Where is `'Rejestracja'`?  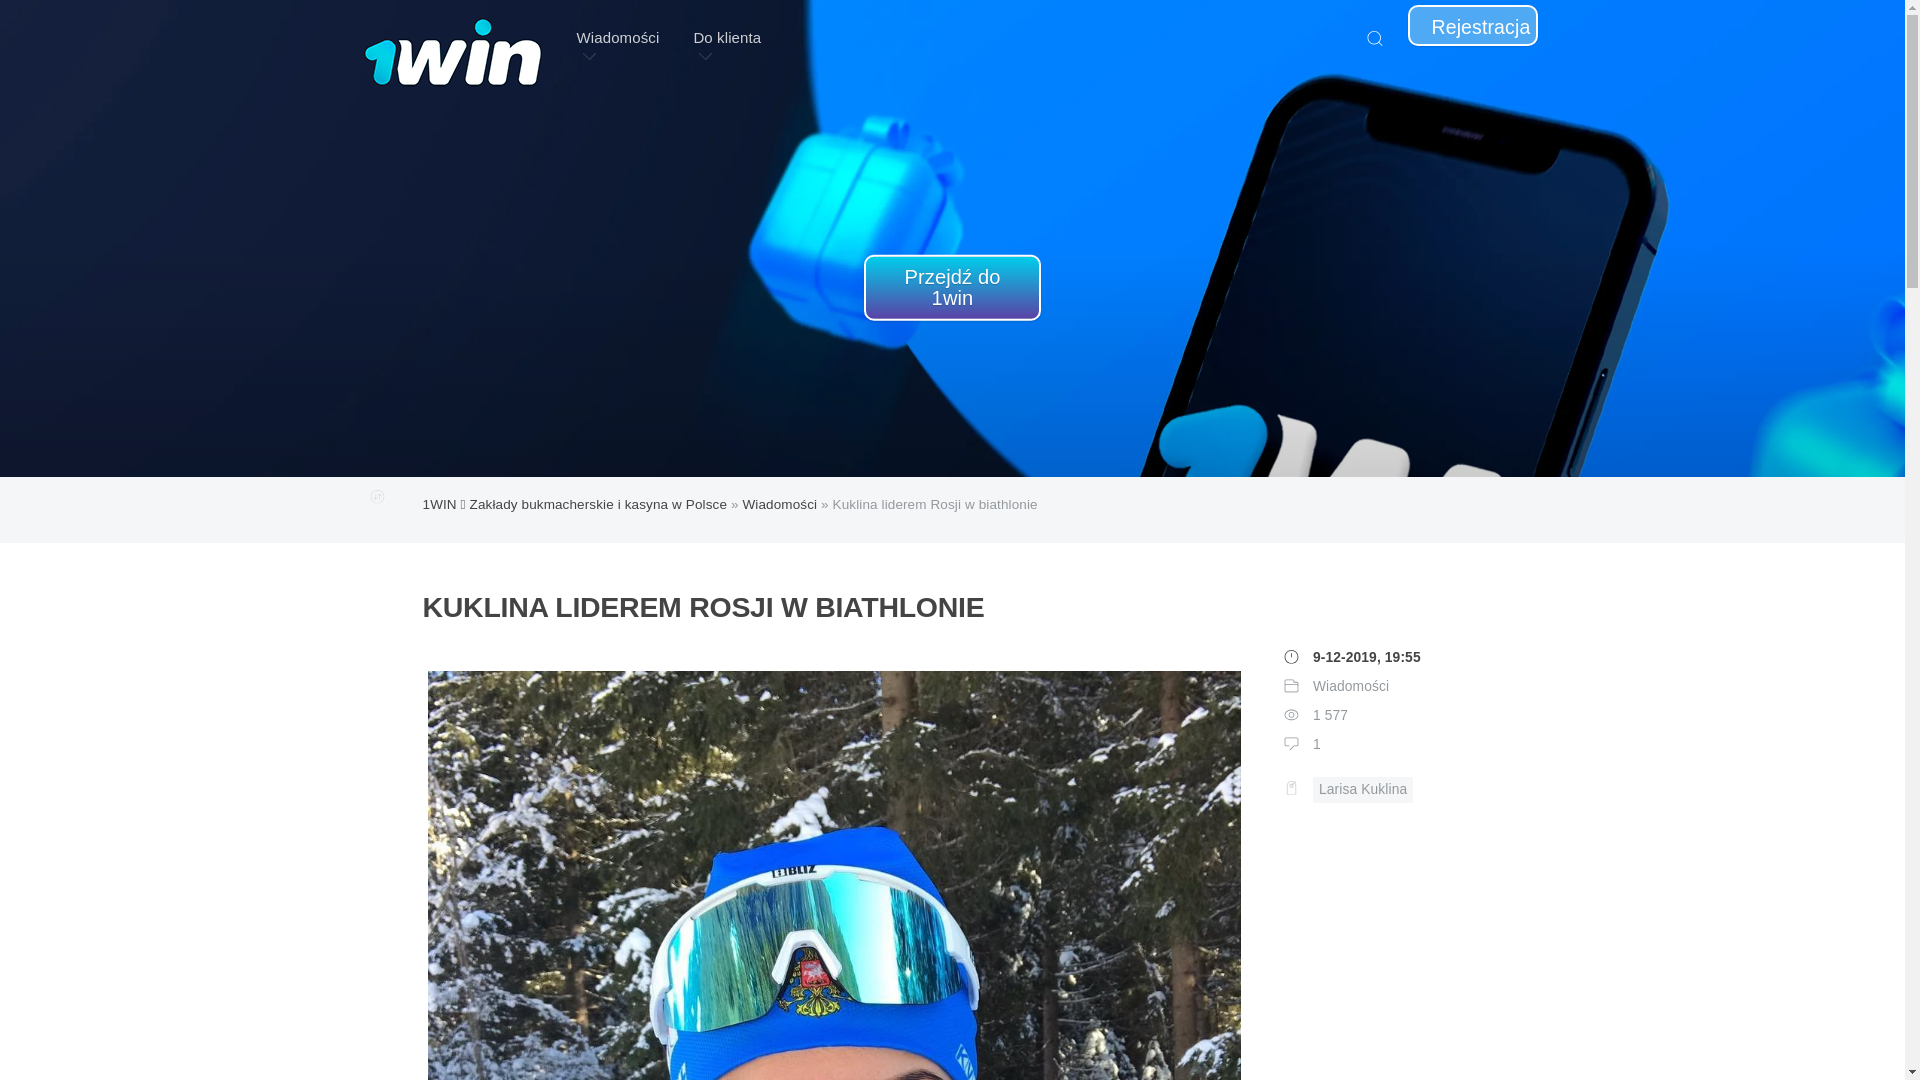
'Rejestracja' is located at coordinates (1473, 25).